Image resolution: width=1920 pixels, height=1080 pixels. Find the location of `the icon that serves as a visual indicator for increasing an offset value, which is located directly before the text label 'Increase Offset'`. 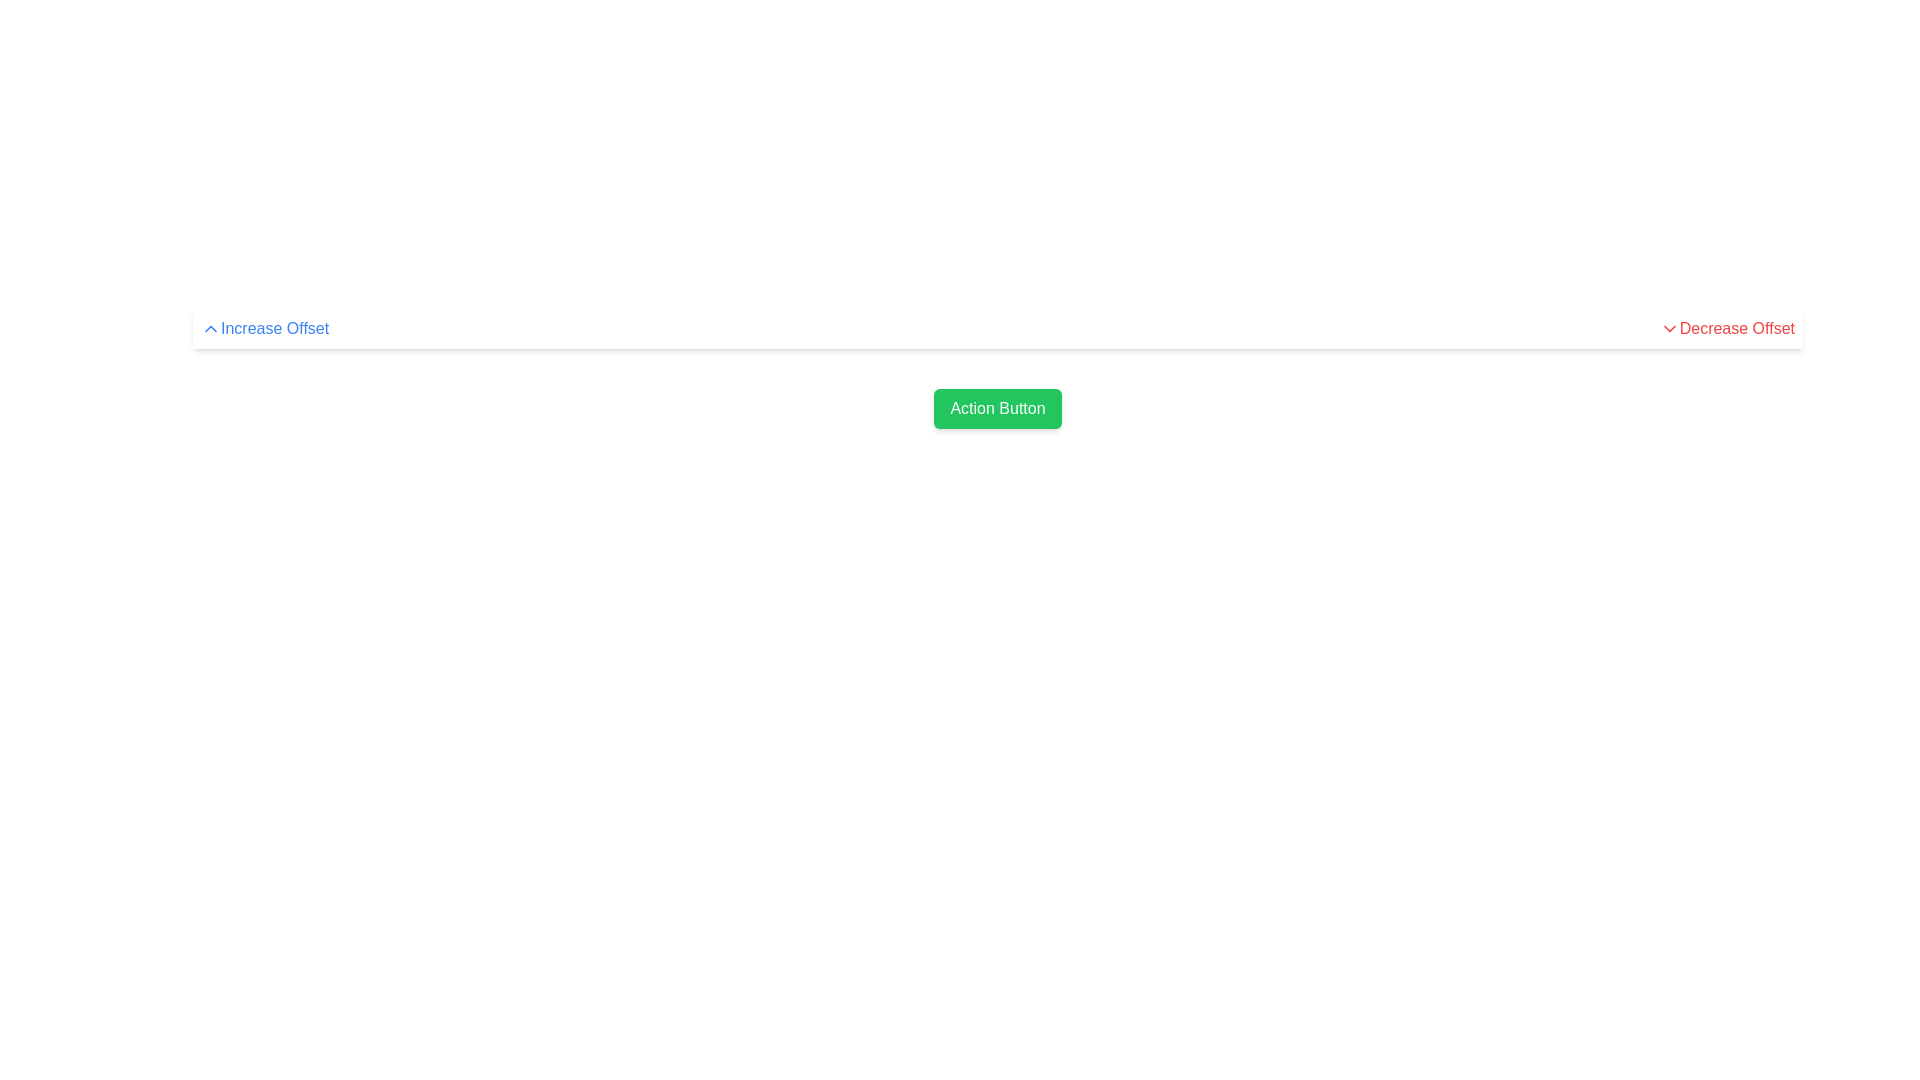

the icon that serves as a visual indicator for increasing an offset value, which is located directly before the text label 'Increase Offset' is located at coordinates (211, 327).